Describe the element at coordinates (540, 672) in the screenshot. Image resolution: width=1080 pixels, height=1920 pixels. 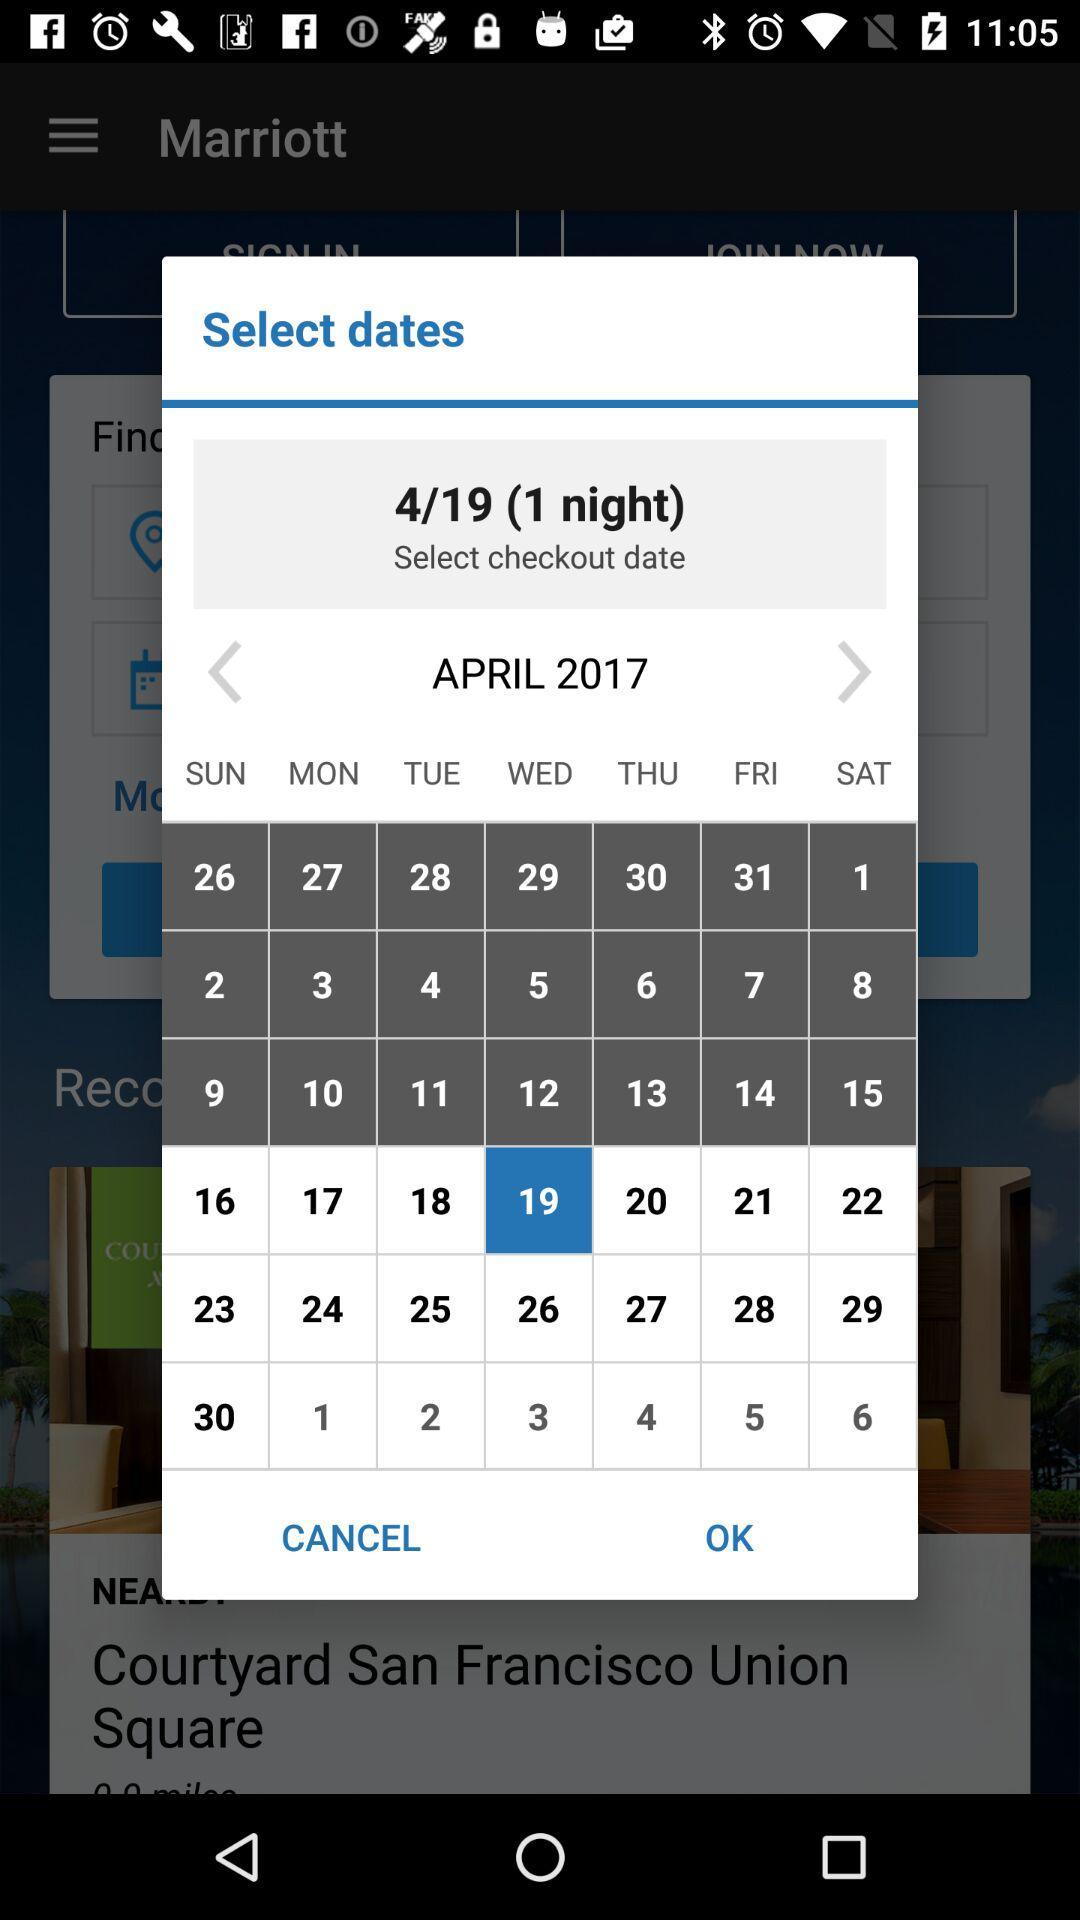
I see `april 2017 icon` at that location.